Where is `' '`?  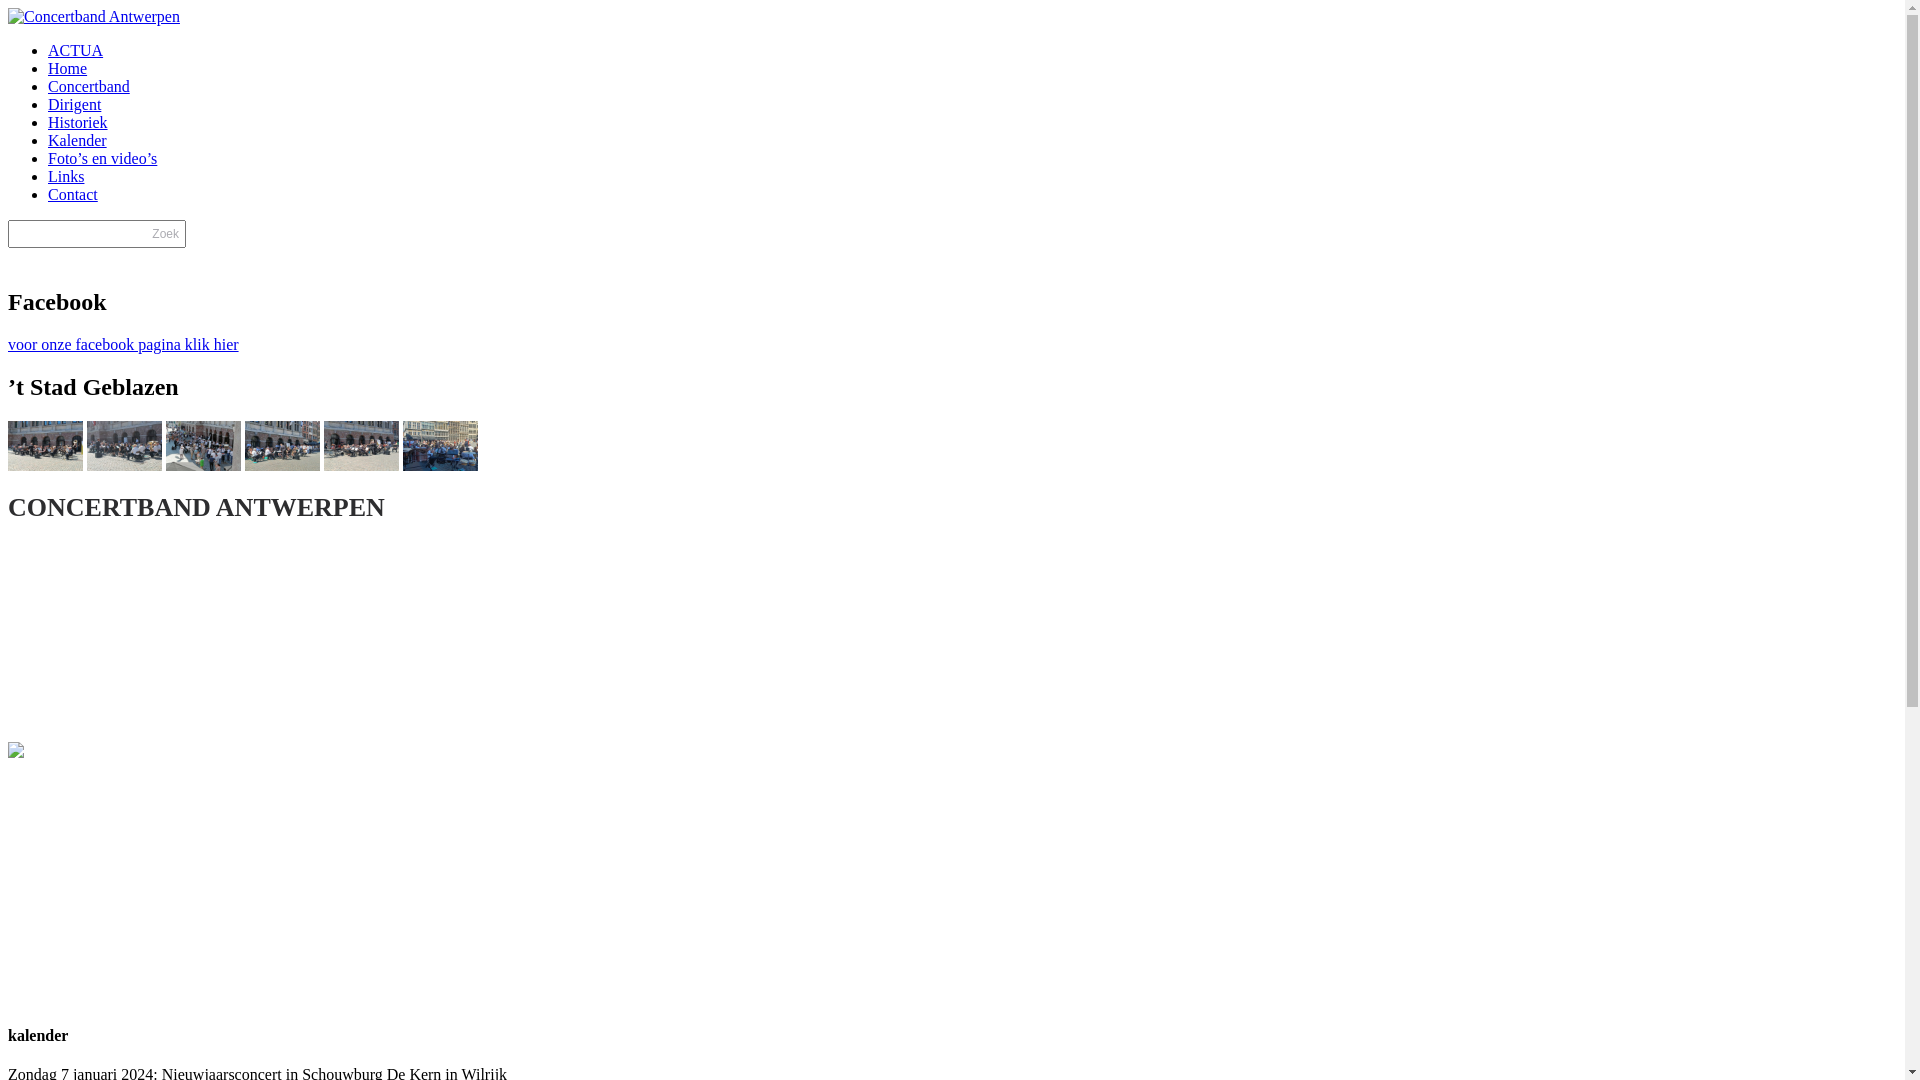 ' ' is located at coordinates (85, 465).